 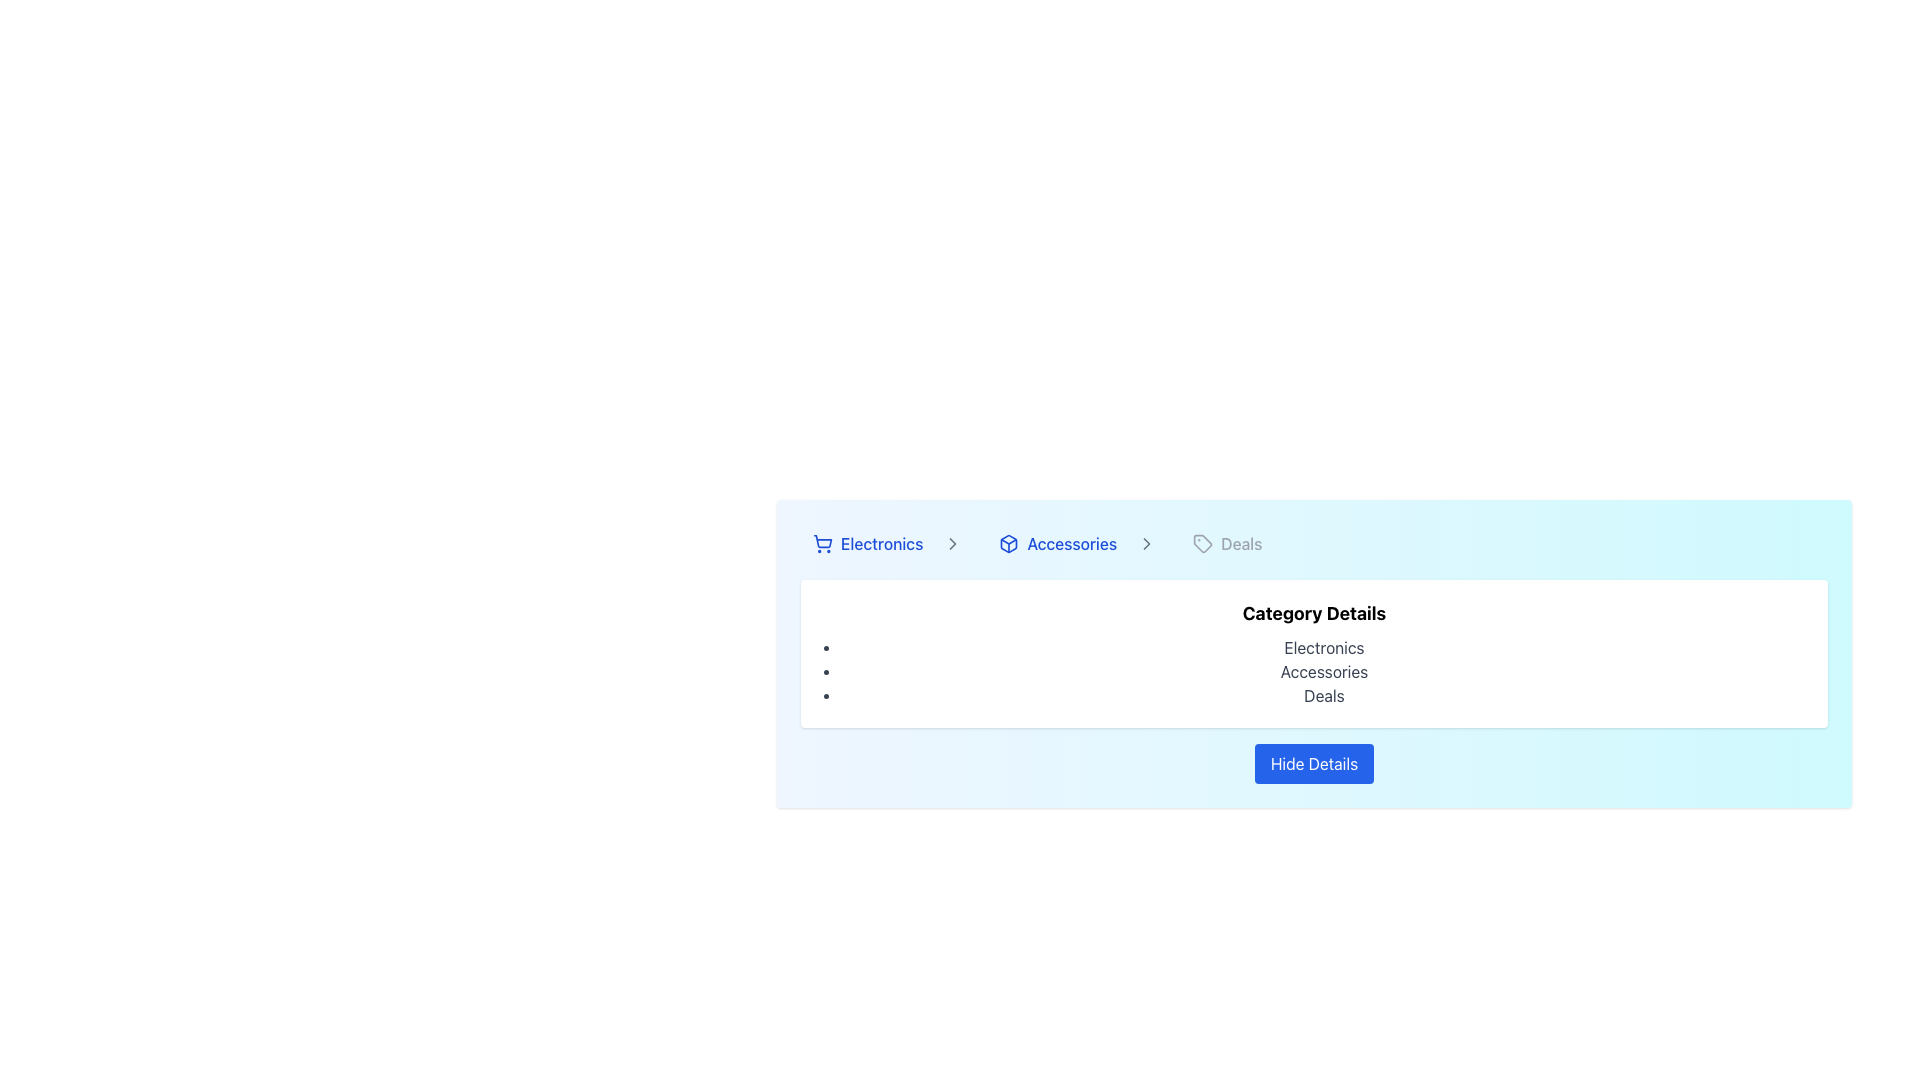 What do you see at coordinates (1324, 694) in the screenshot?
I see `the 'Deals' text label, which is the last item in the vertically stacked bulleted list under the 'Category Details' section` at bounding box center [1324, 694].